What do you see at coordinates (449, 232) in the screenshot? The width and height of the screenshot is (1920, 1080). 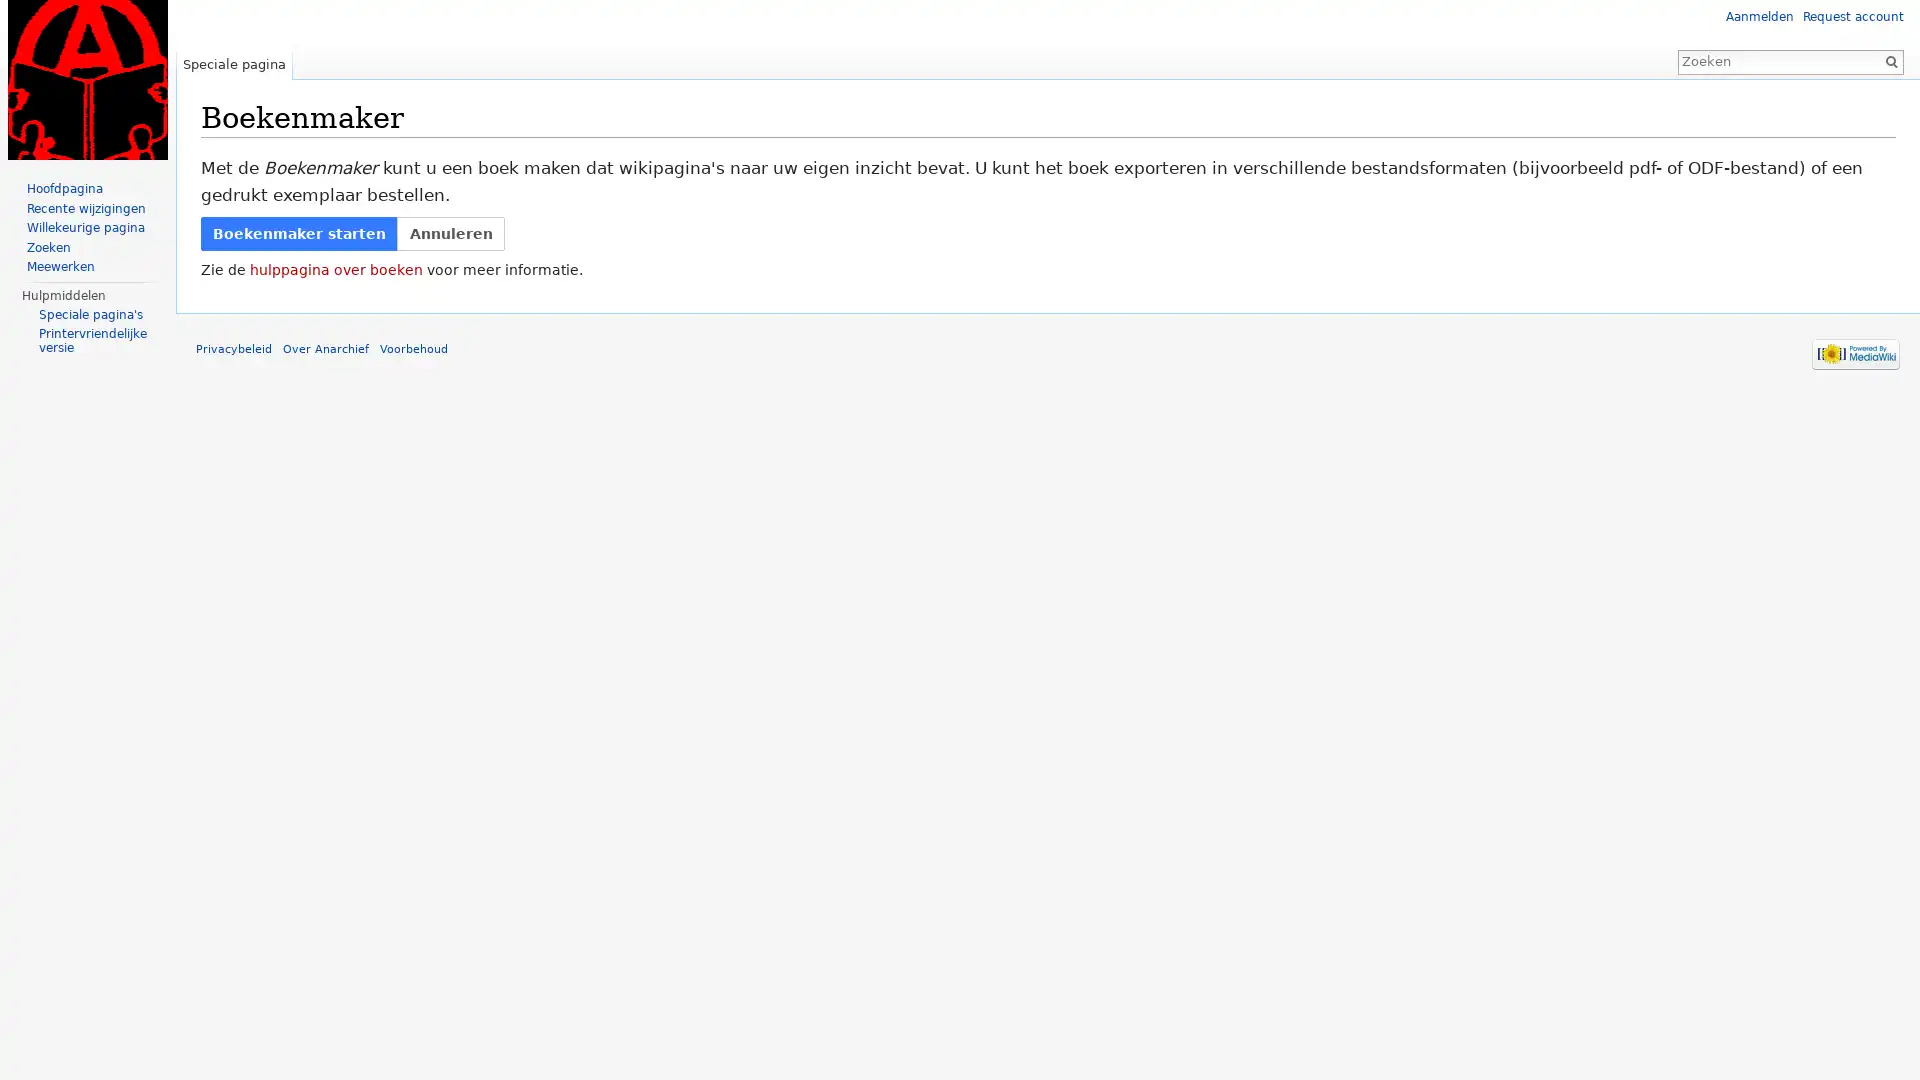 I see `Annuleren` at bounding box center [449, 232].